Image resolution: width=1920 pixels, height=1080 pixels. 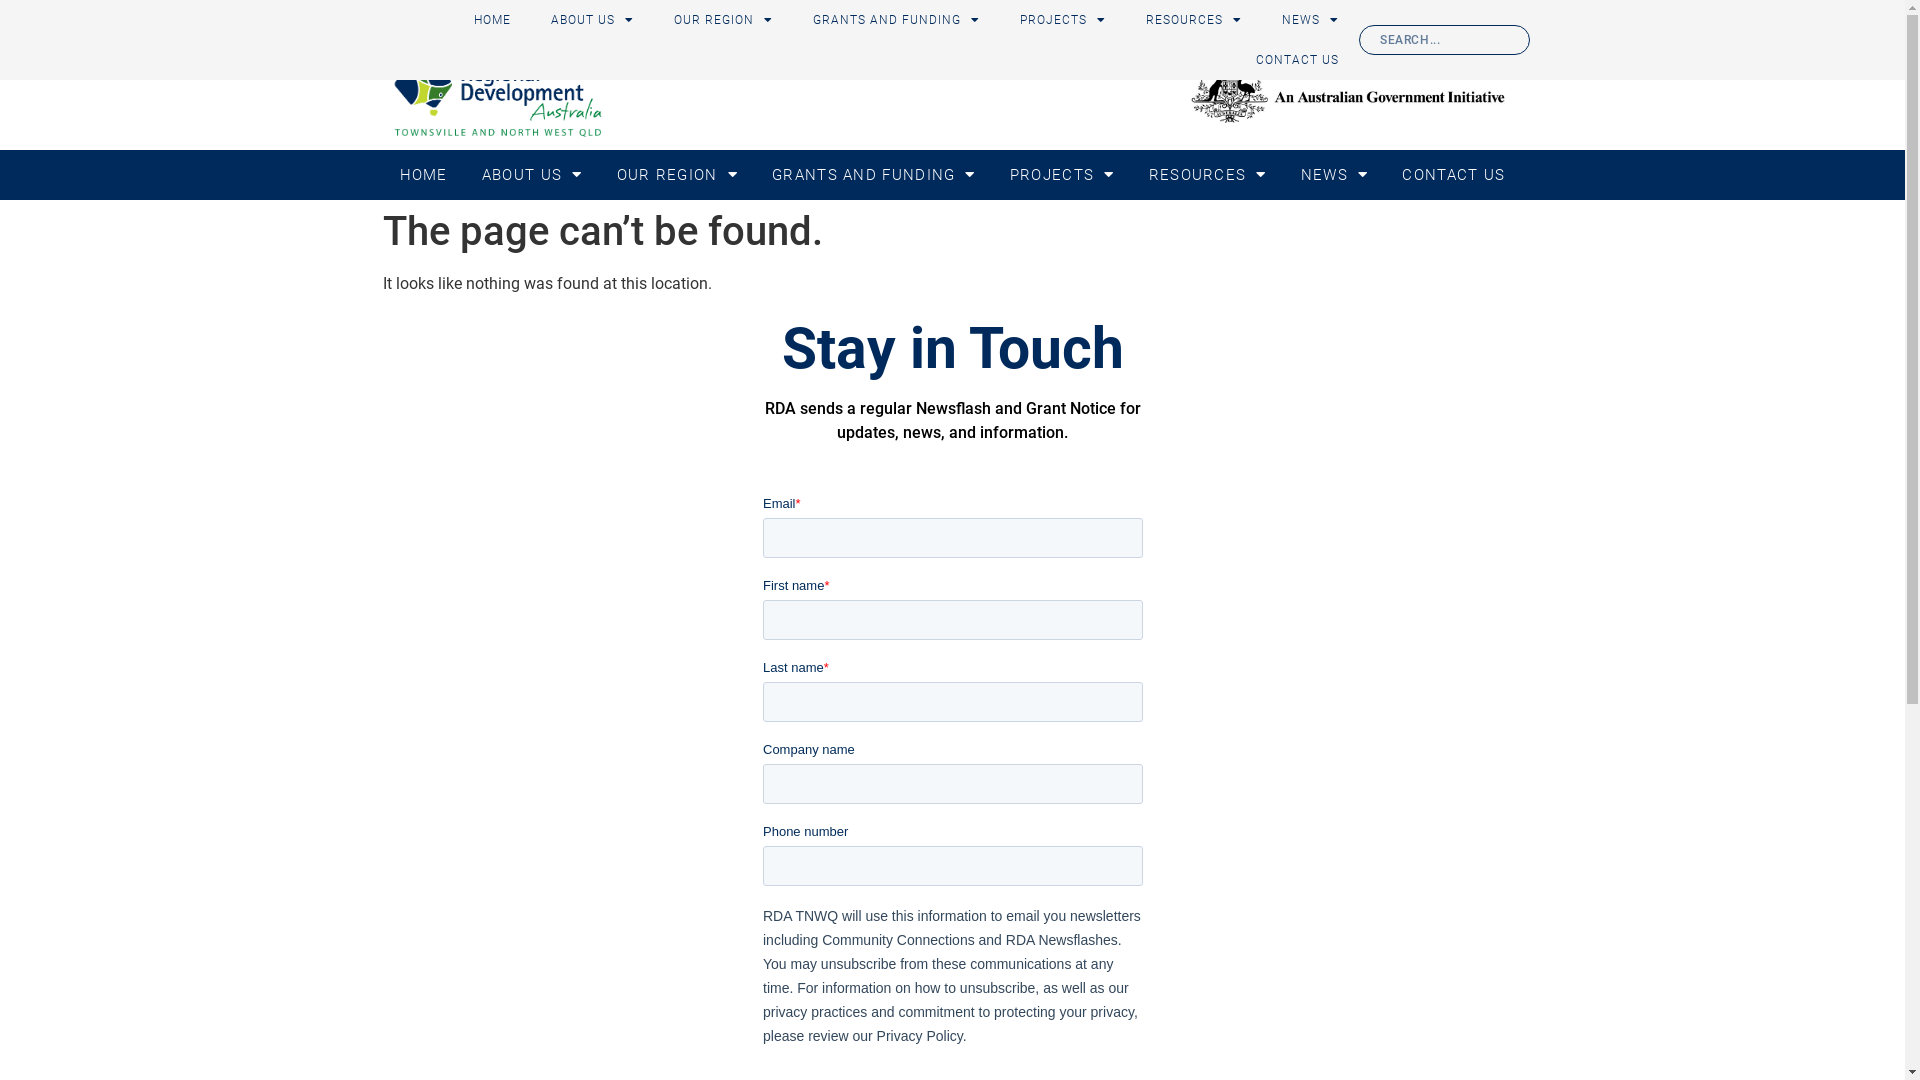 What do you see at coordinates (1126, 19) in the screenshot?
I see `'RESOURCES'` at bounding box center [1126, 19].